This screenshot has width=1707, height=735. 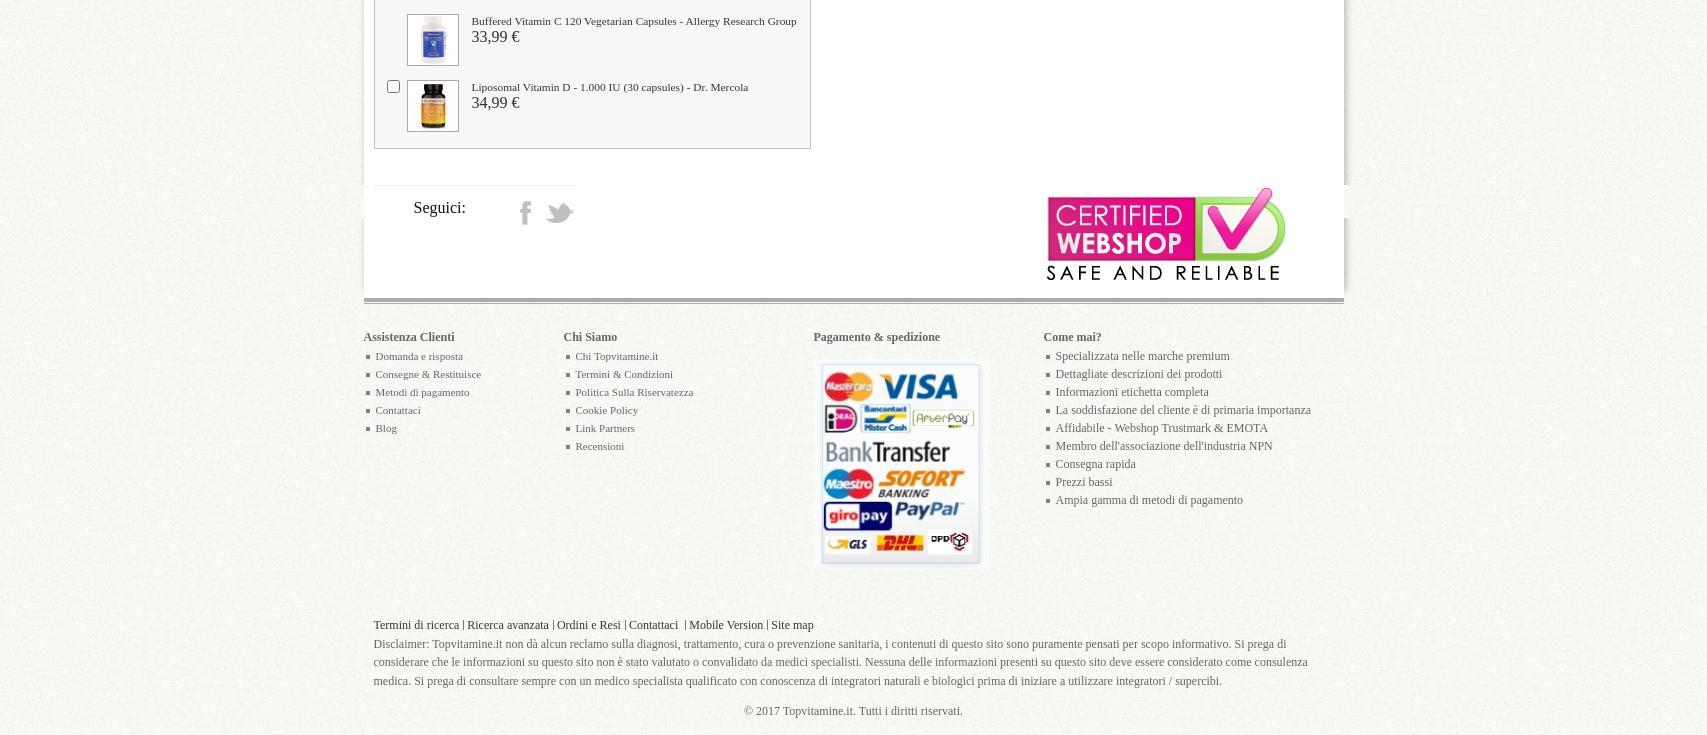 What do you see at coordinates (609, 87) in the screenshot?
I see `'Liposomal Vitamin D - 1.000 IU (30 capsules) - Dr. Mercola'` at bounding box center [609, 87].